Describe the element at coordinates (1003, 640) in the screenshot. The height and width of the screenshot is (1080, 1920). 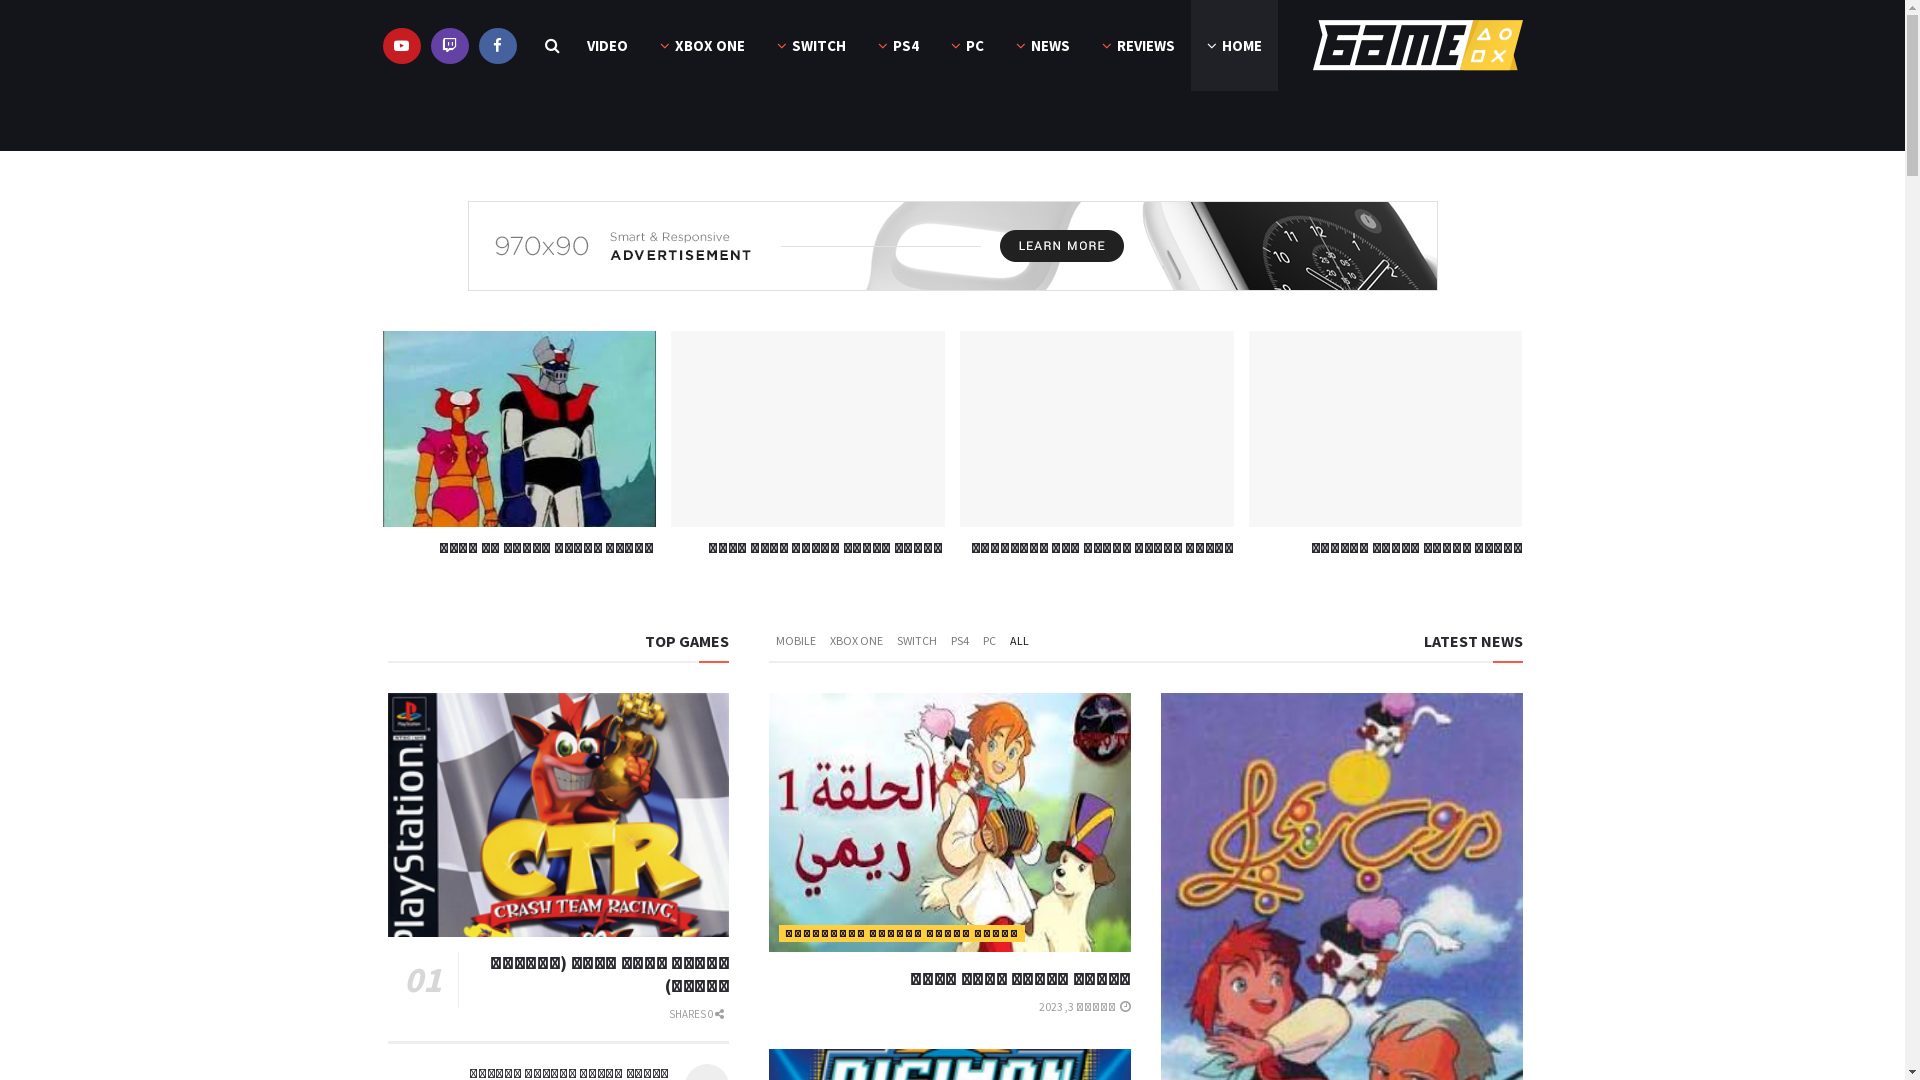
I see `'ALL'` at that location.